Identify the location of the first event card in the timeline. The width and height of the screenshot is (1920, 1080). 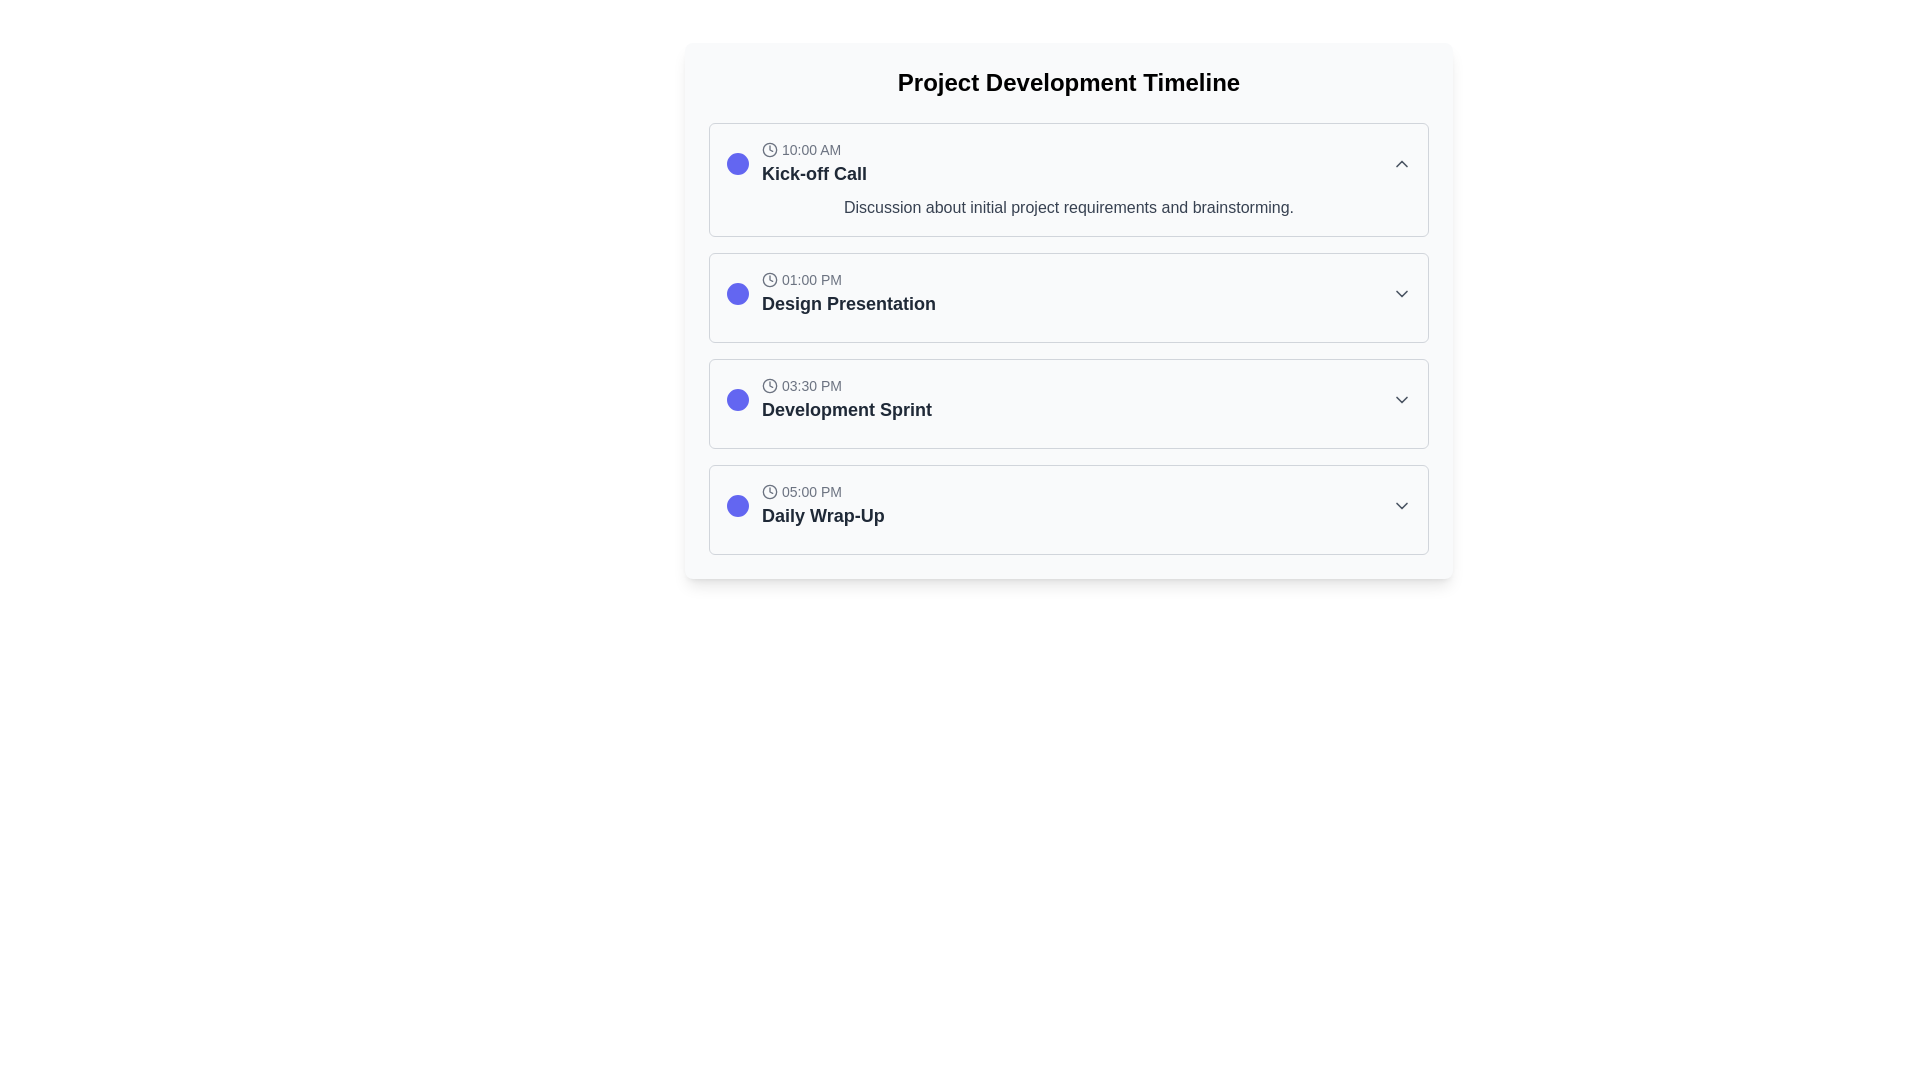
(1068, 180).